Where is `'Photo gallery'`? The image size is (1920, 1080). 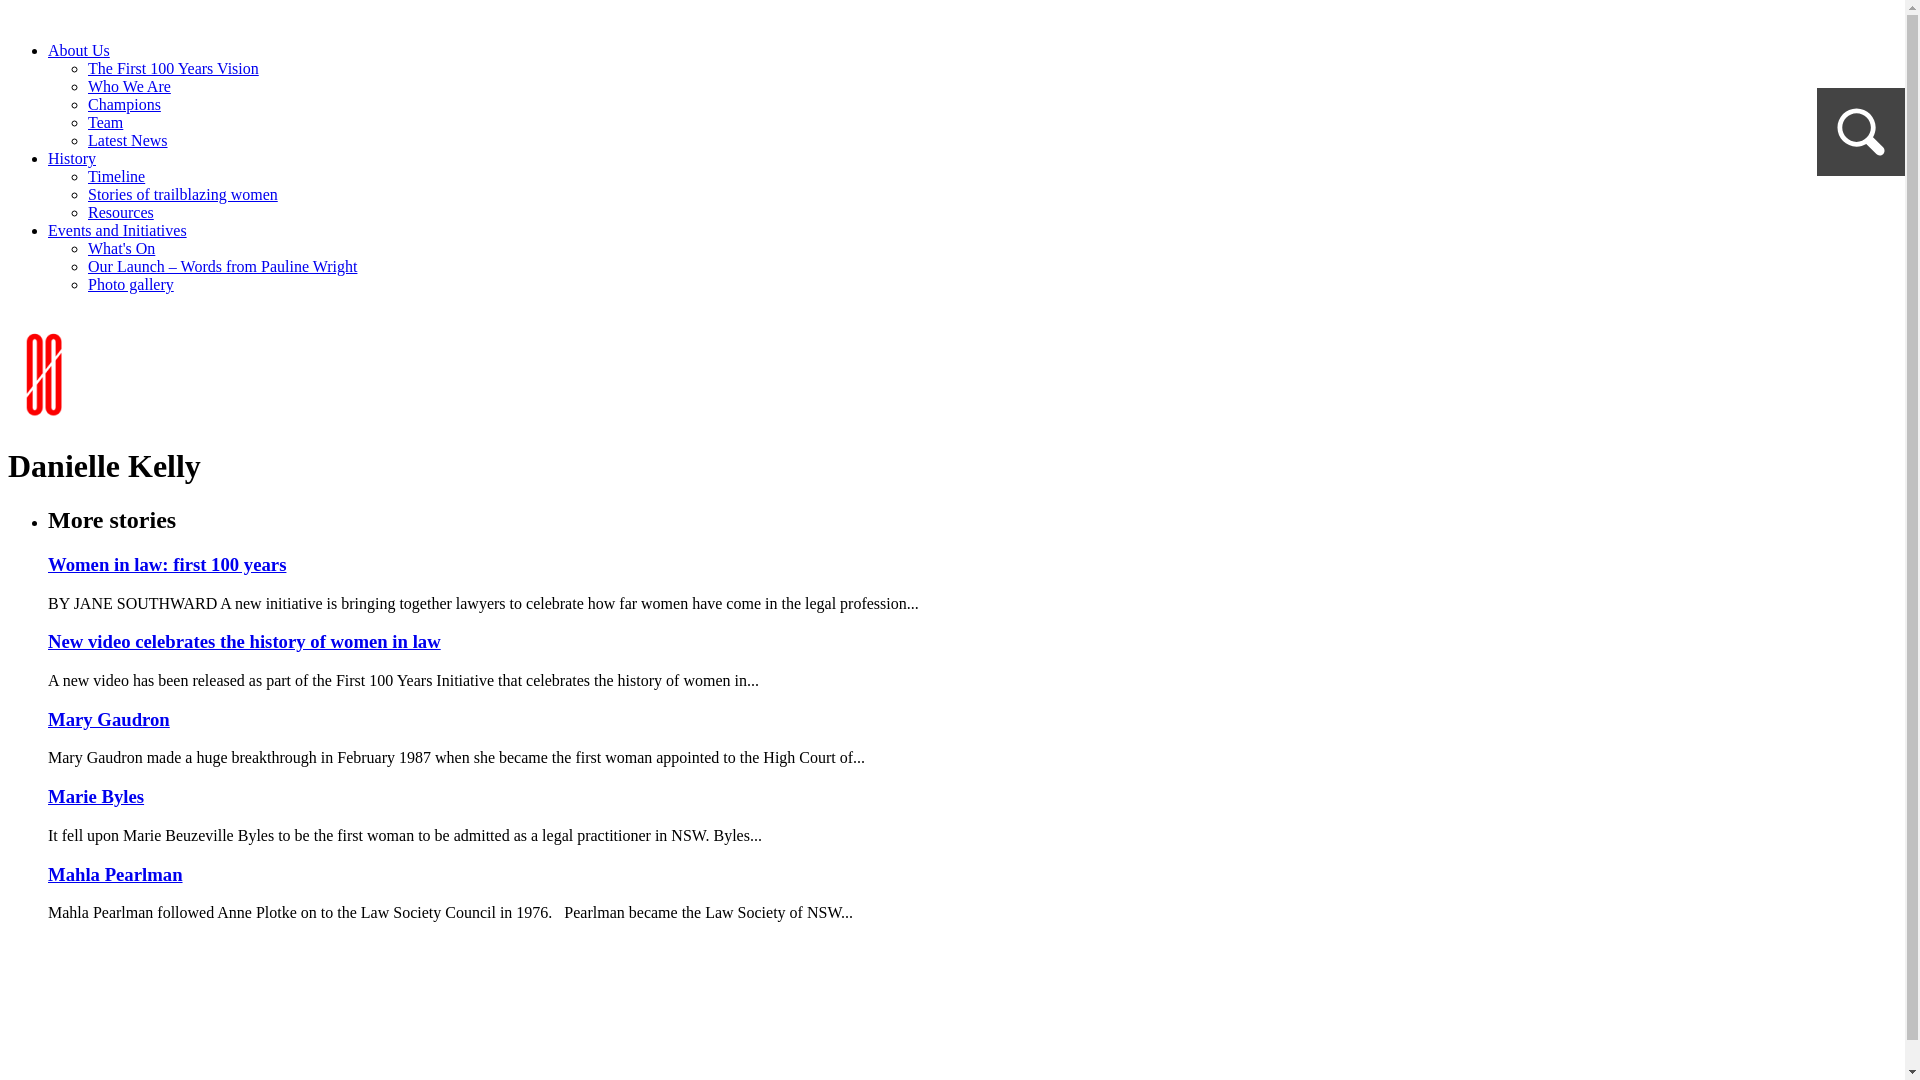 'Photo gallery' is located at coordinates (129, 284).